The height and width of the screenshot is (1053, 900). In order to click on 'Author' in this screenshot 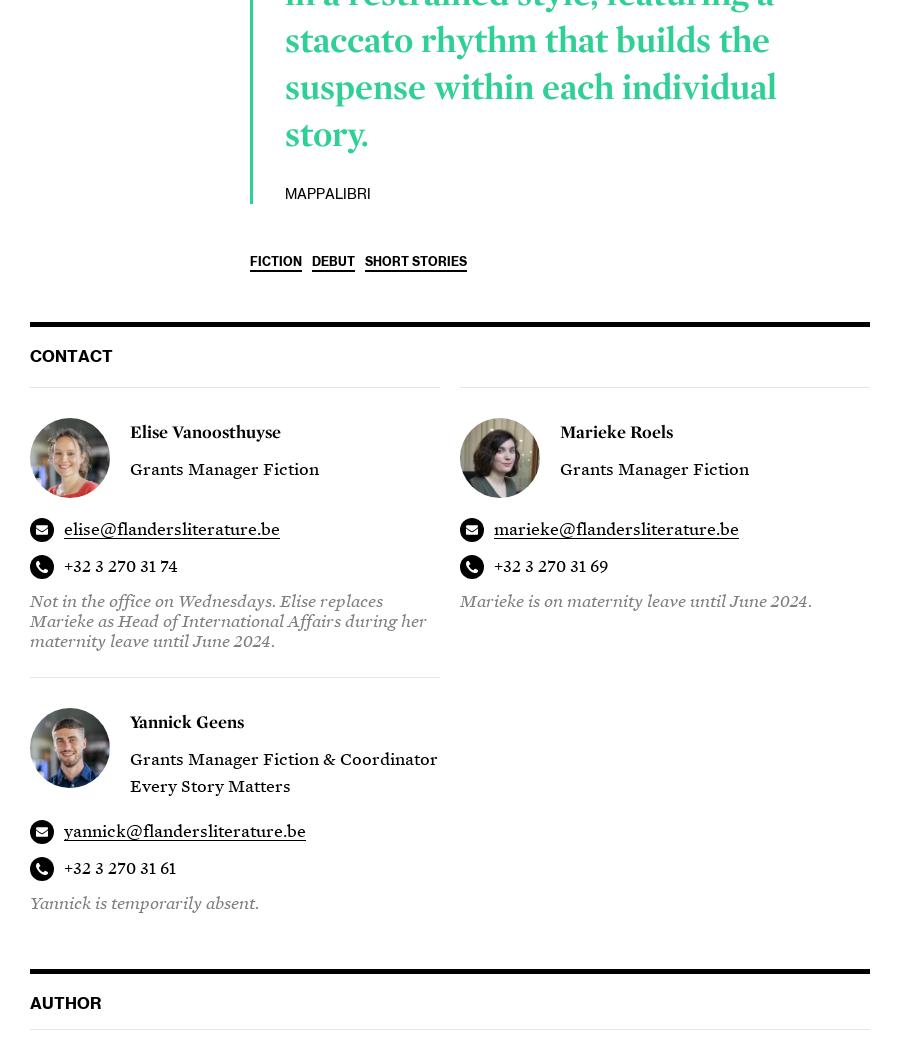, I will do `click(64, 1004)`.